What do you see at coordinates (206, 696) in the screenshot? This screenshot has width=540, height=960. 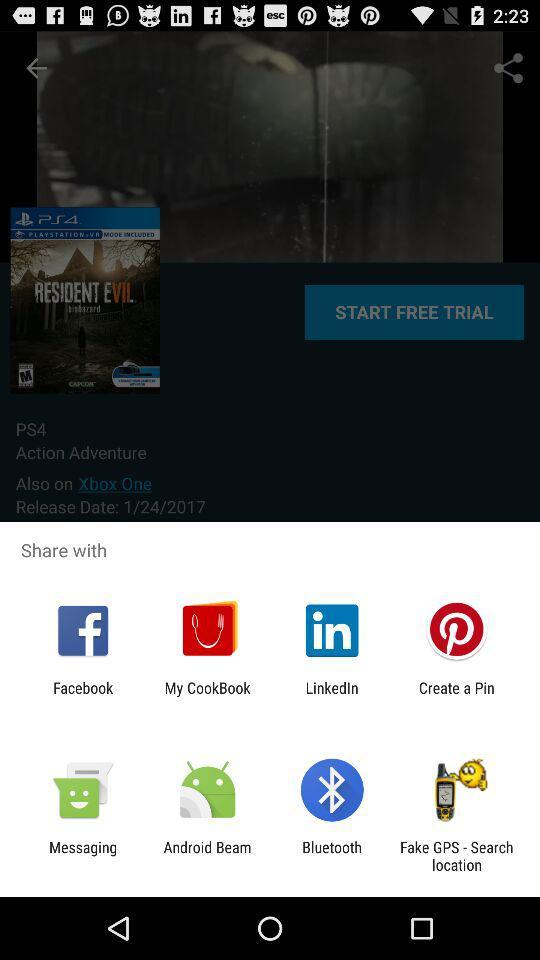 I see `app next to the linkedin icon` at bounding box center [206, 696].